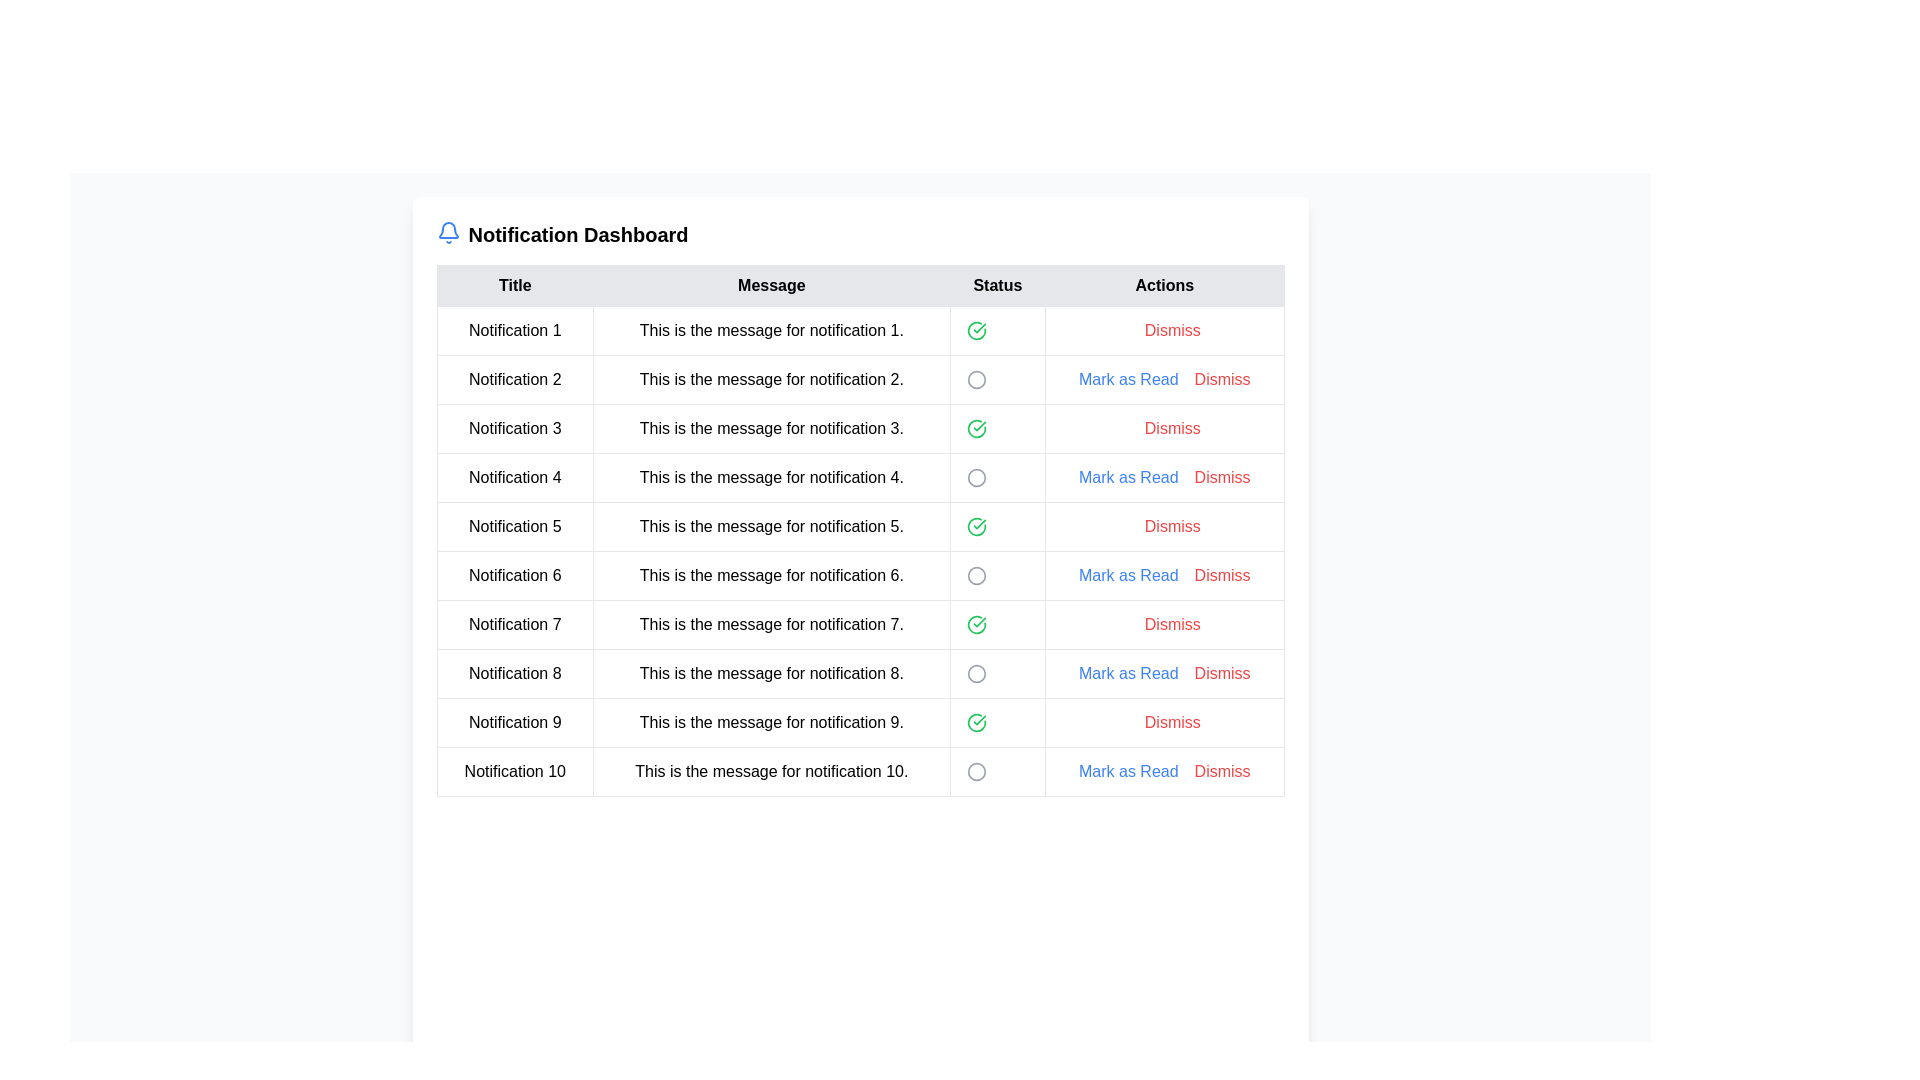  Describe the element at coordinates (1164, 770) in the screenshot. I see `the 'Mark as Read' text link in blue, which is part of the grouped interactive text links under the 'Actions' header for 'Notification 10'` at that location.